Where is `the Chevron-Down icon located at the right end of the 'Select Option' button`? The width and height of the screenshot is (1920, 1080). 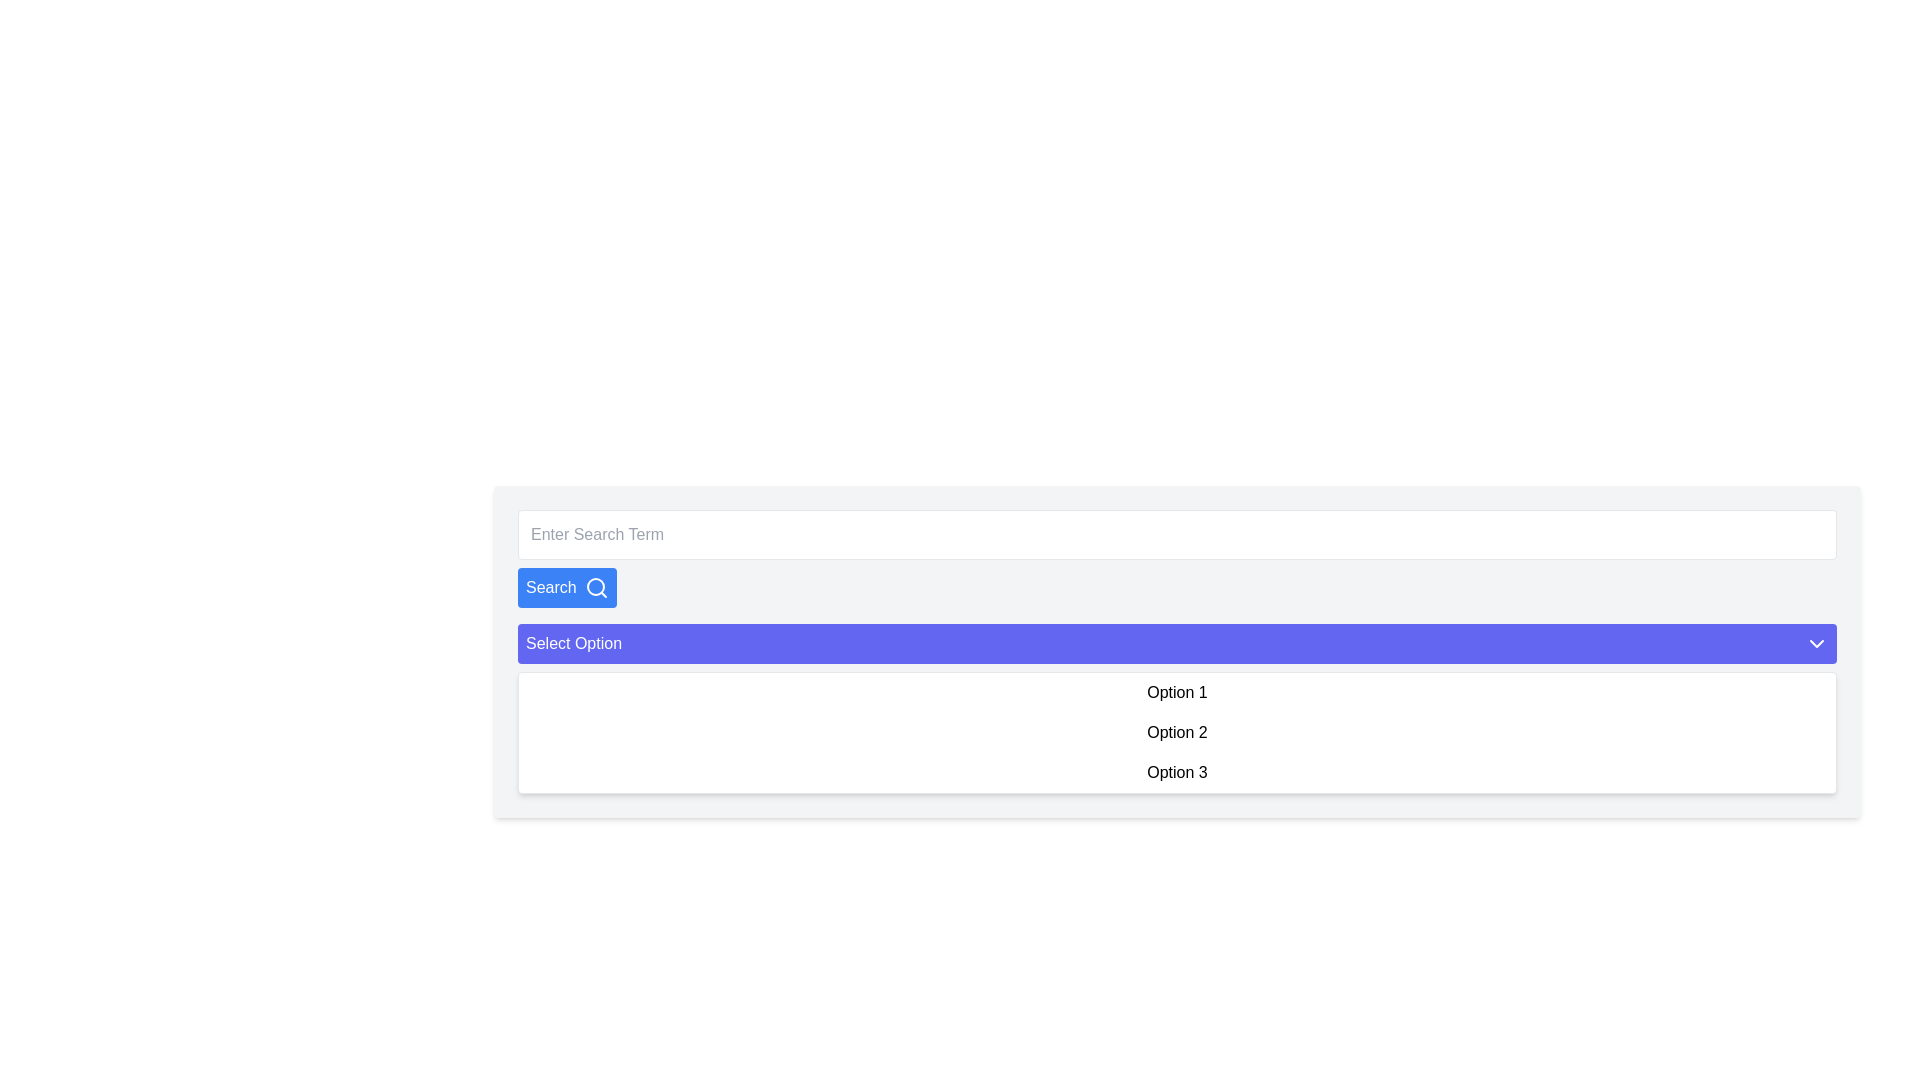 the Chevron-Down icon located at the right end of the 'Select Option' button is located at coordinates (1817, 644).